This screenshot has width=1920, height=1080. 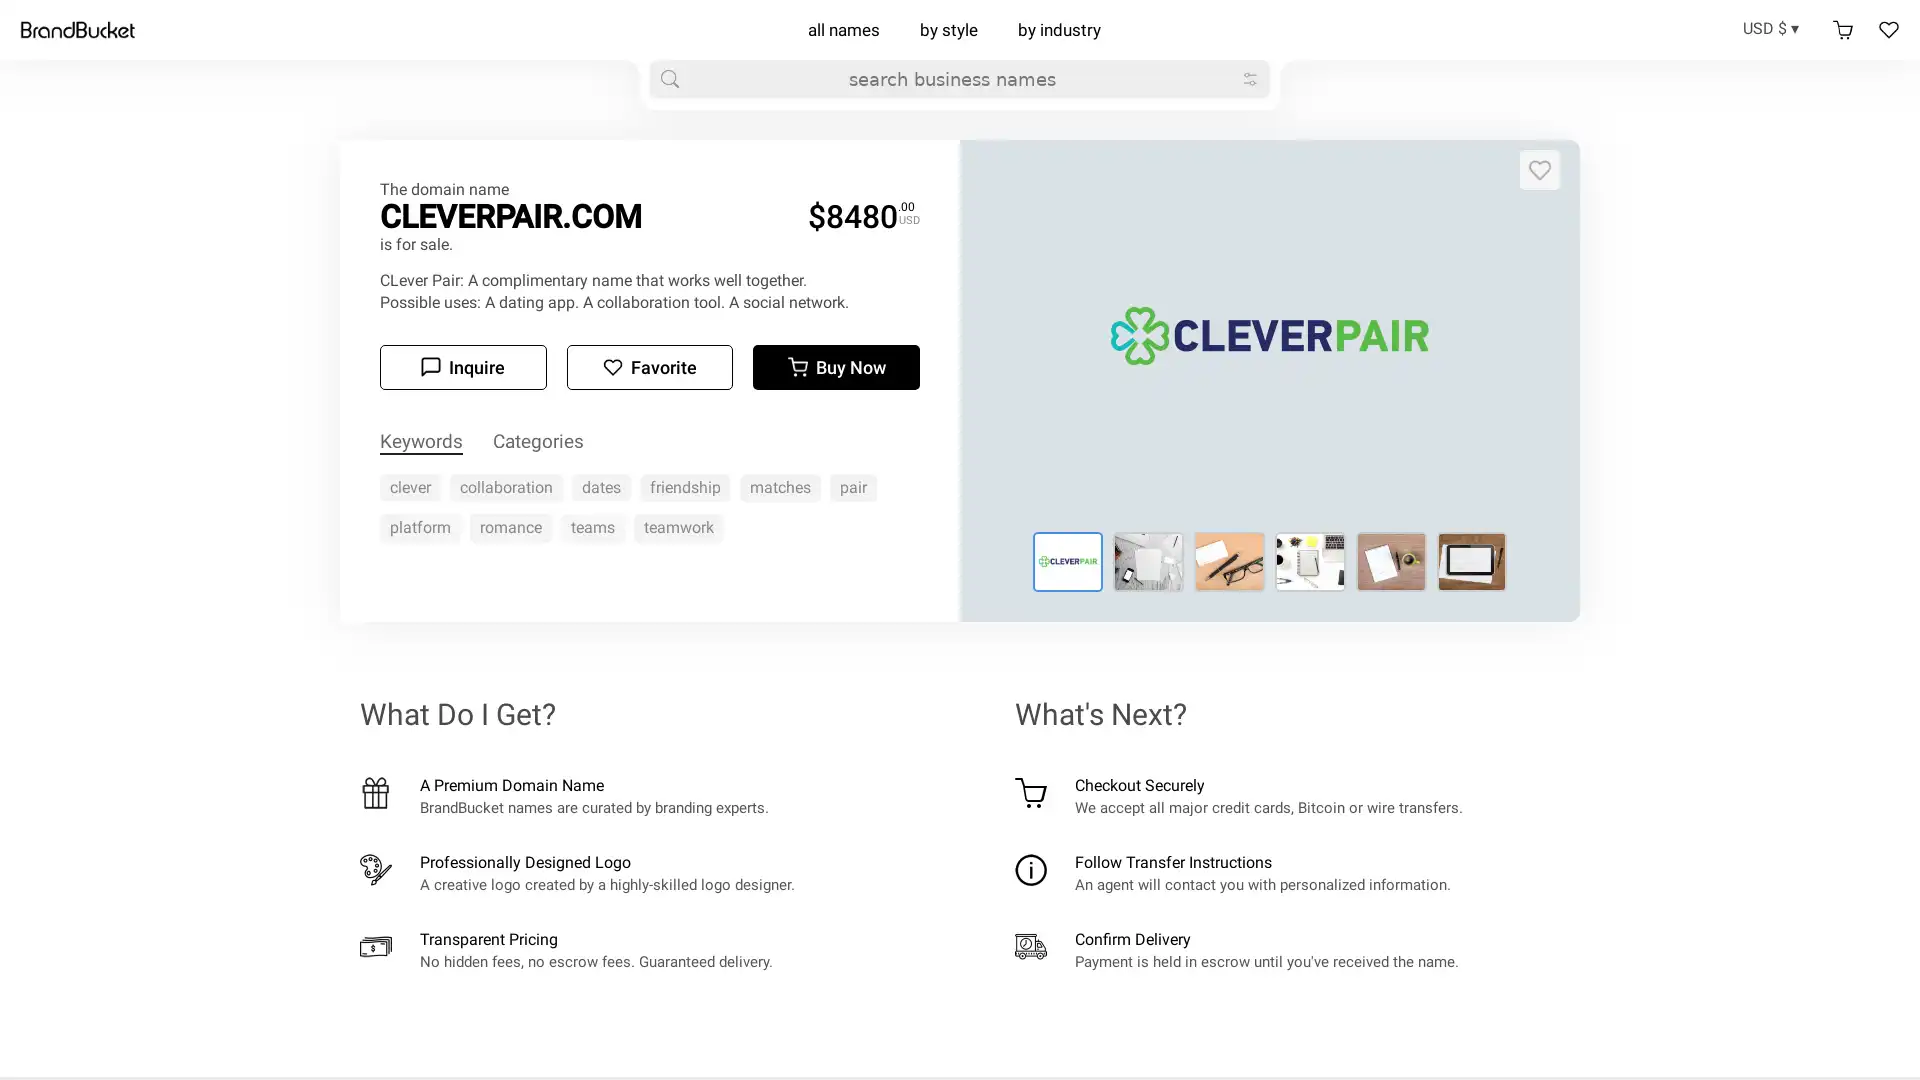 I want to click on Favorites Favorites, so click(x=1888, y=30).